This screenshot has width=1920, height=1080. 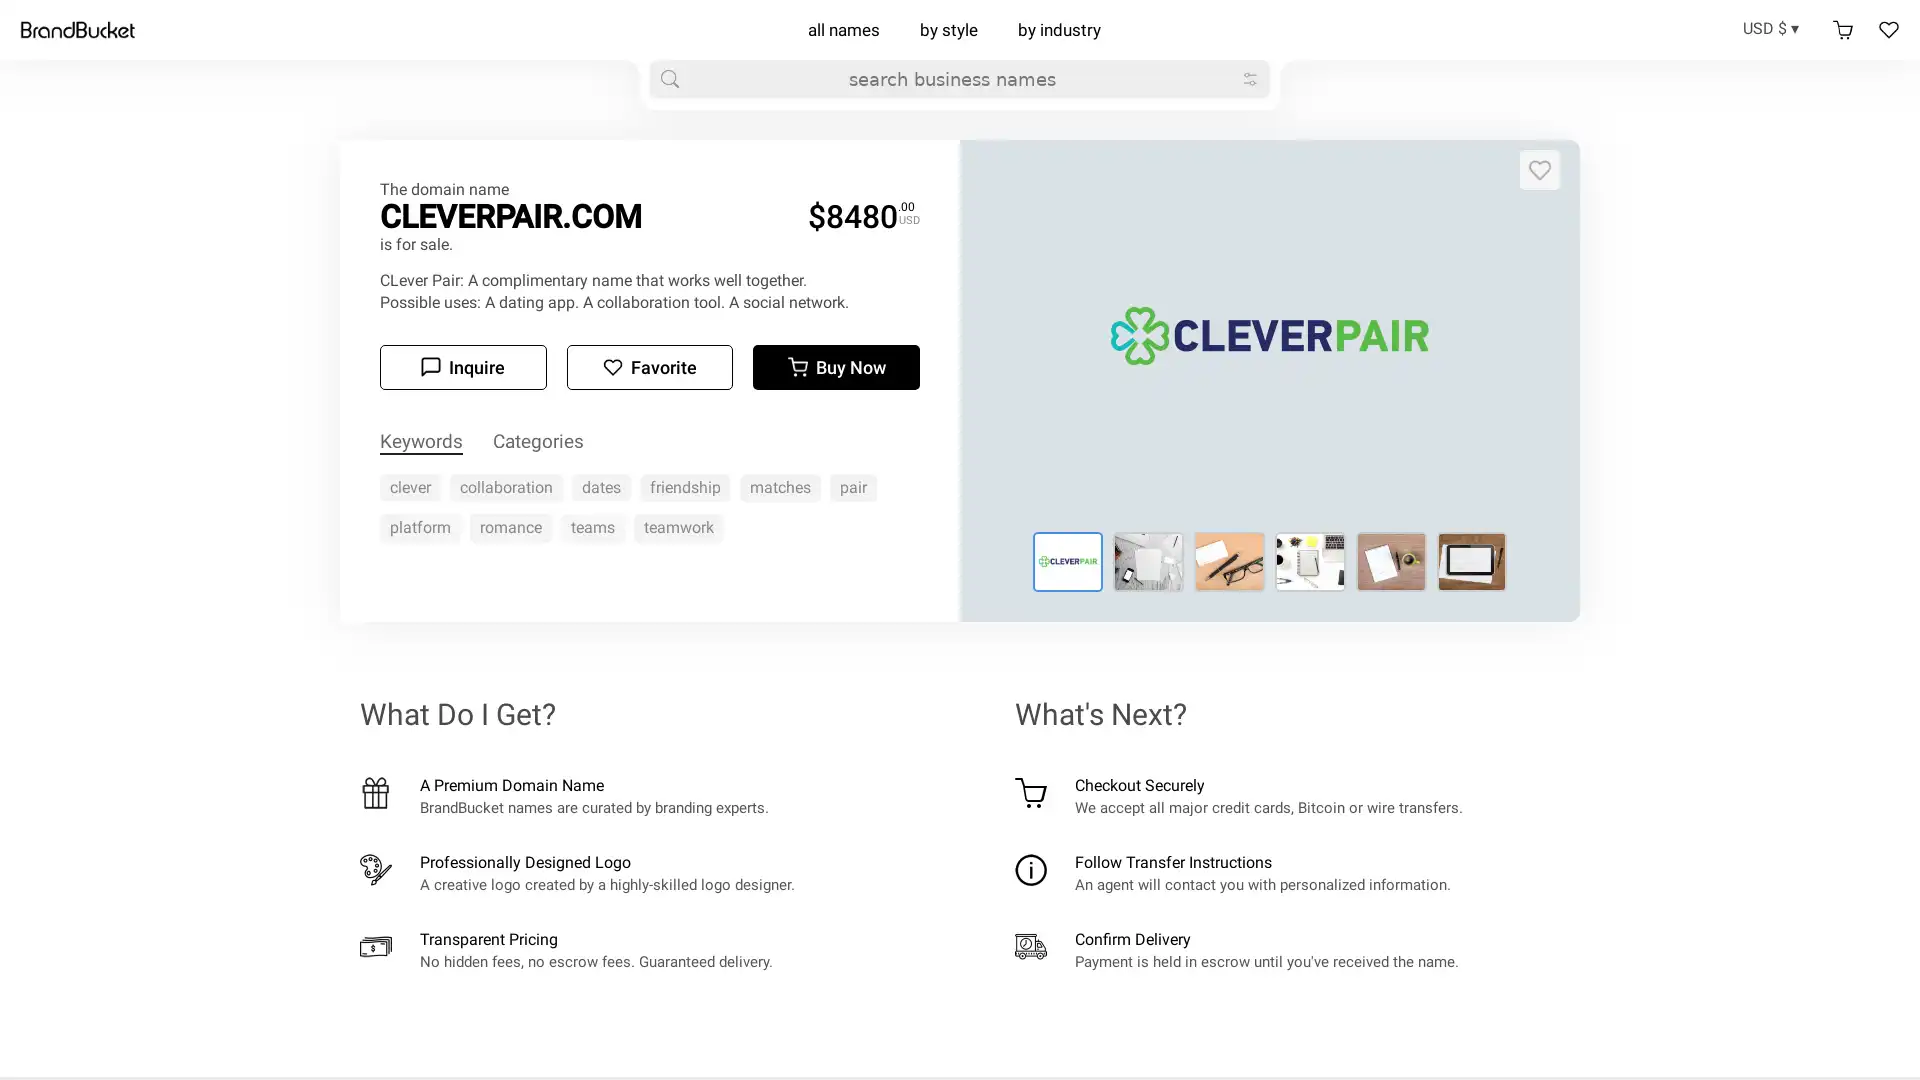 I want to click on Favorites Favorites, so click(x=1888, y=30).